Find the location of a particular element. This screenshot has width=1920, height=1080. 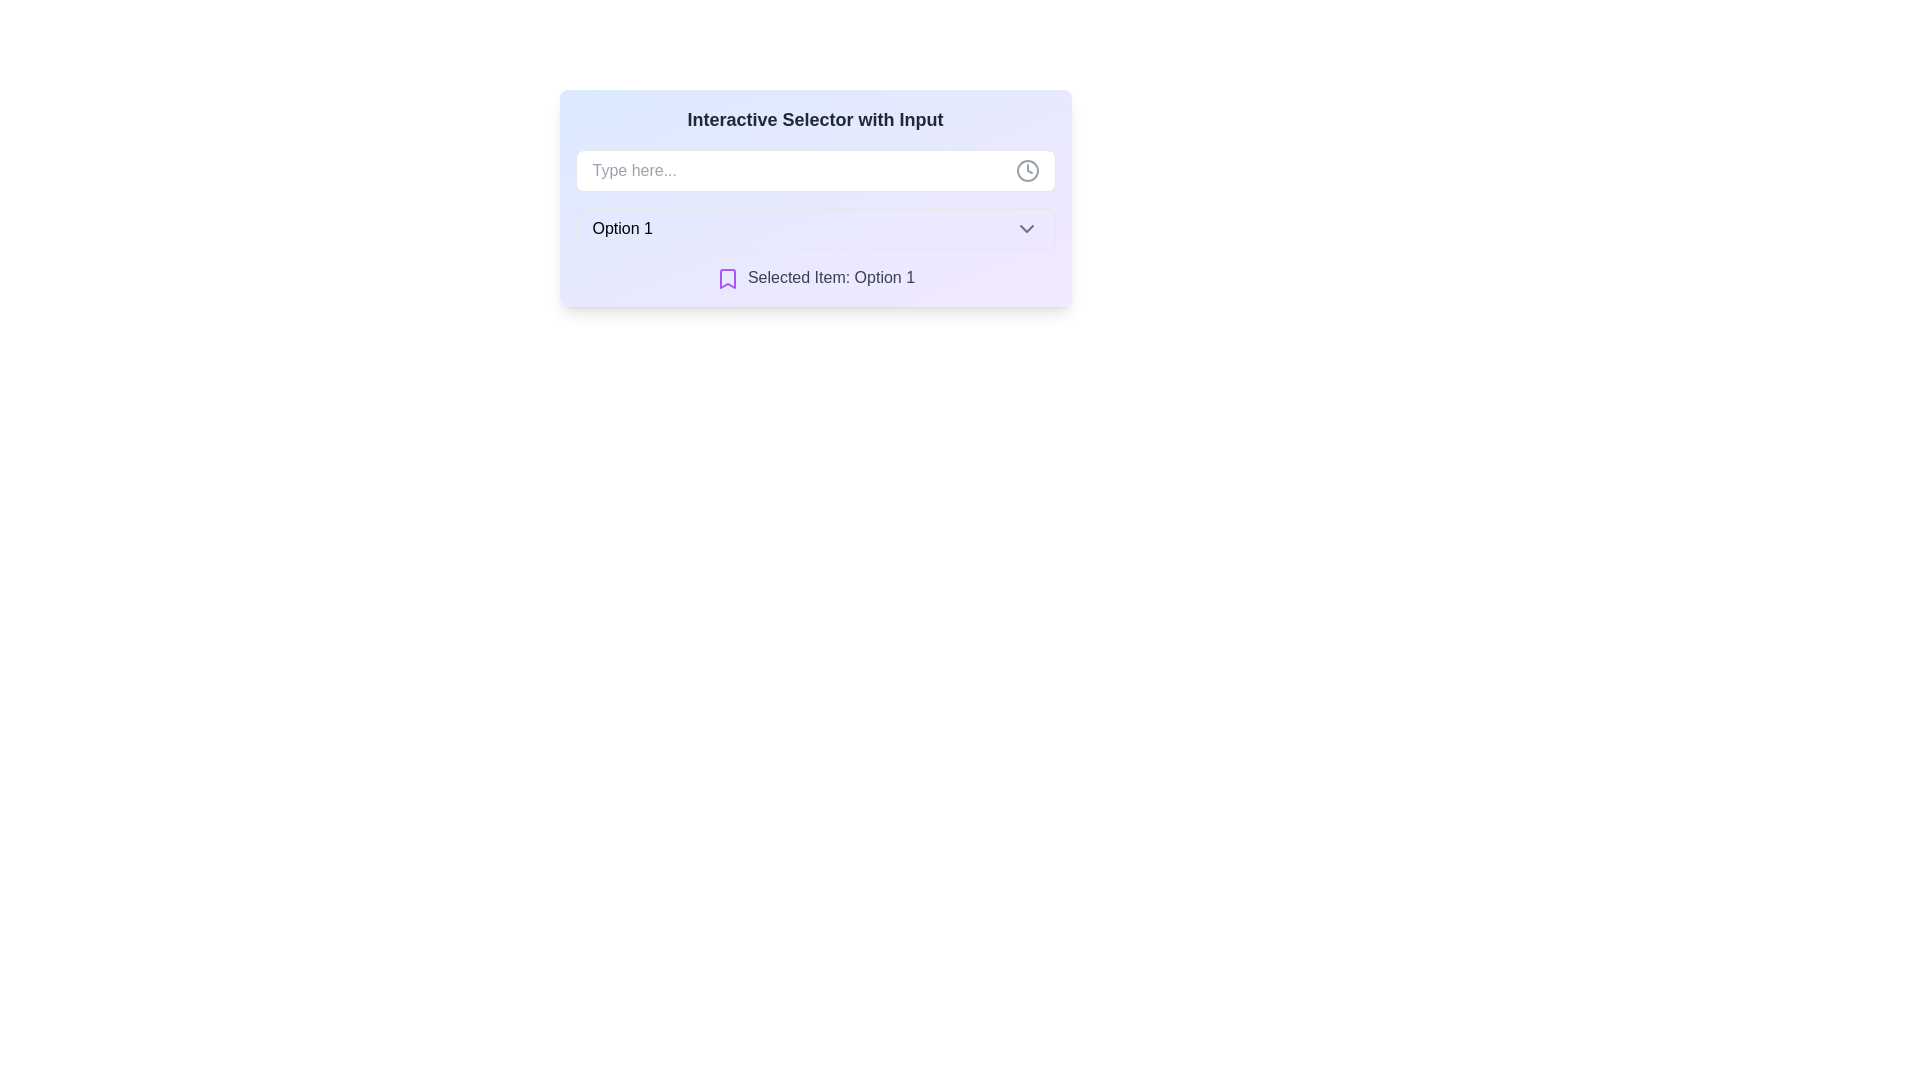

the time selection icon located to the far-right side of the text input field labeled 'Type here...' to trigger the tooltip or focus effect is located at coordinates (1027, 169).